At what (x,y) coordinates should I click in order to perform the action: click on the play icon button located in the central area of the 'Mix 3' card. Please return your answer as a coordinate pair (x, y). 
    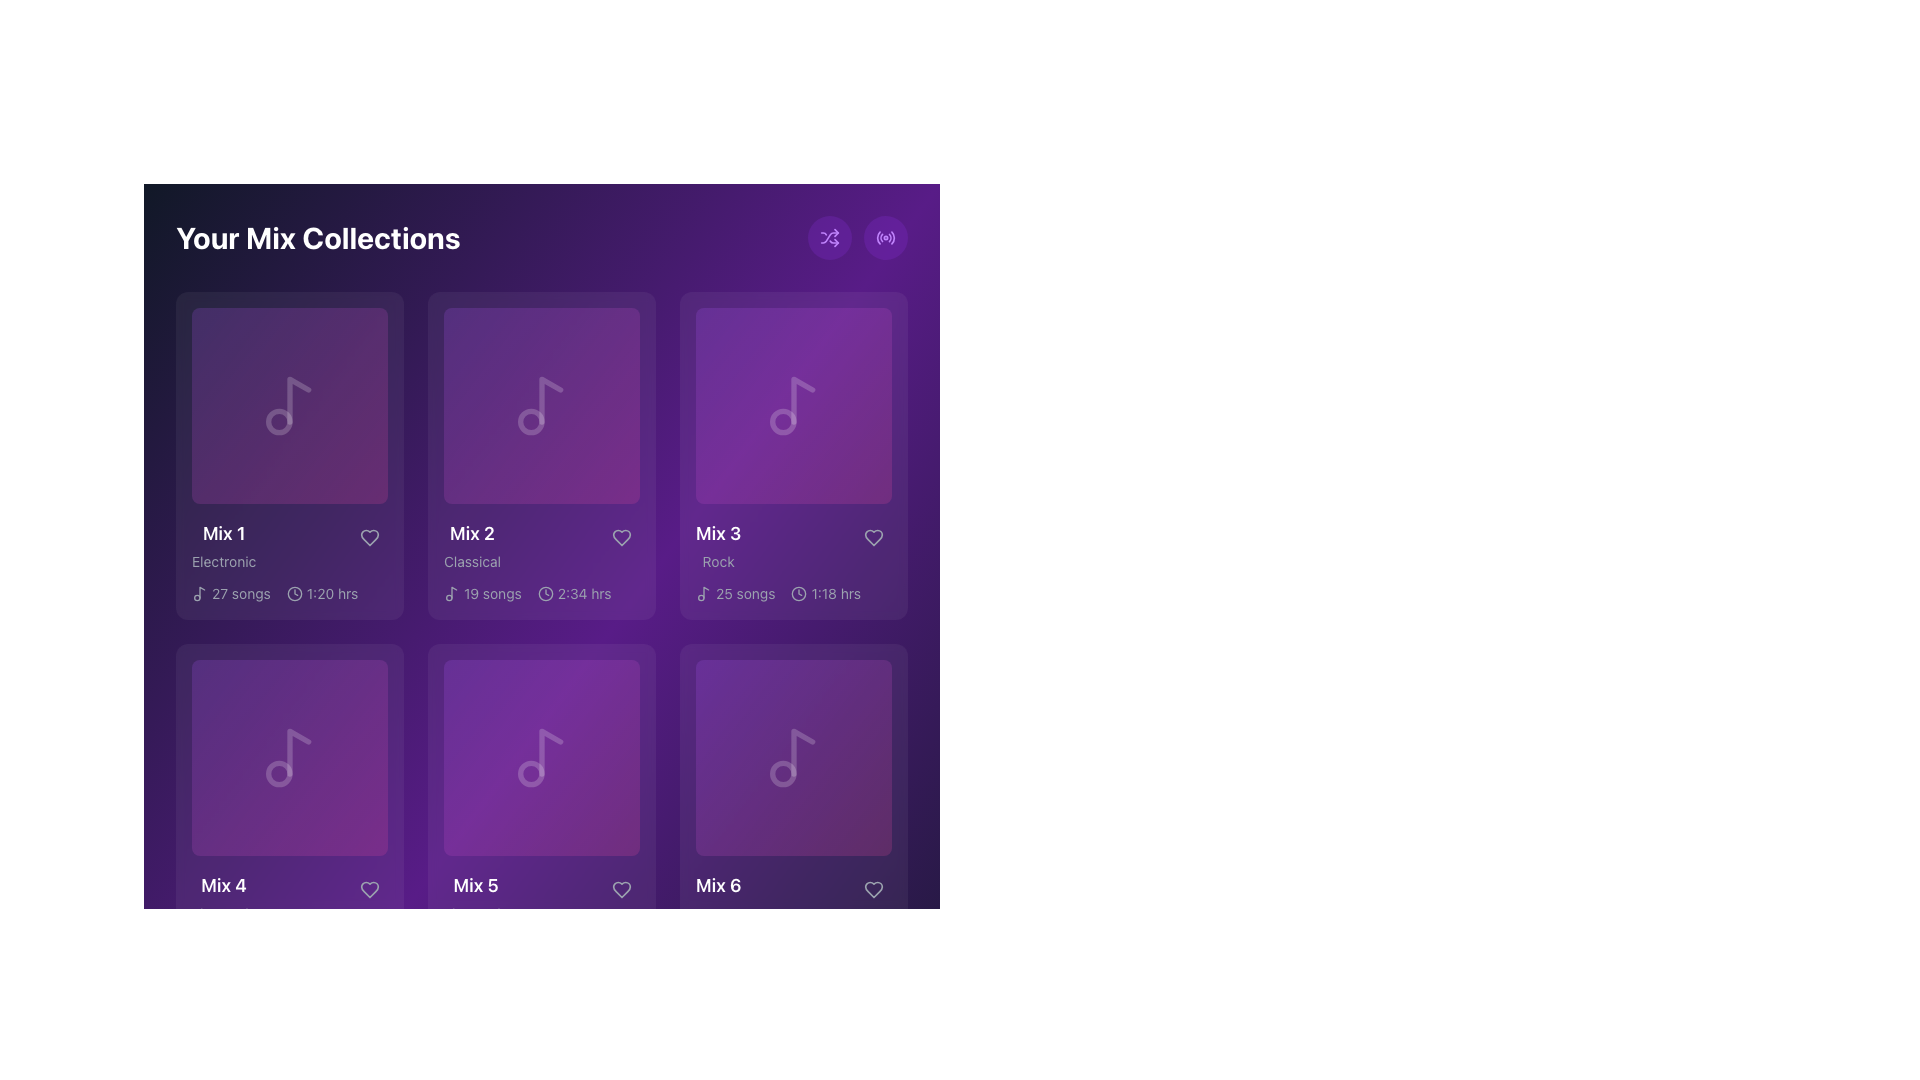
    Looking at the image, I should click on (792, 405).